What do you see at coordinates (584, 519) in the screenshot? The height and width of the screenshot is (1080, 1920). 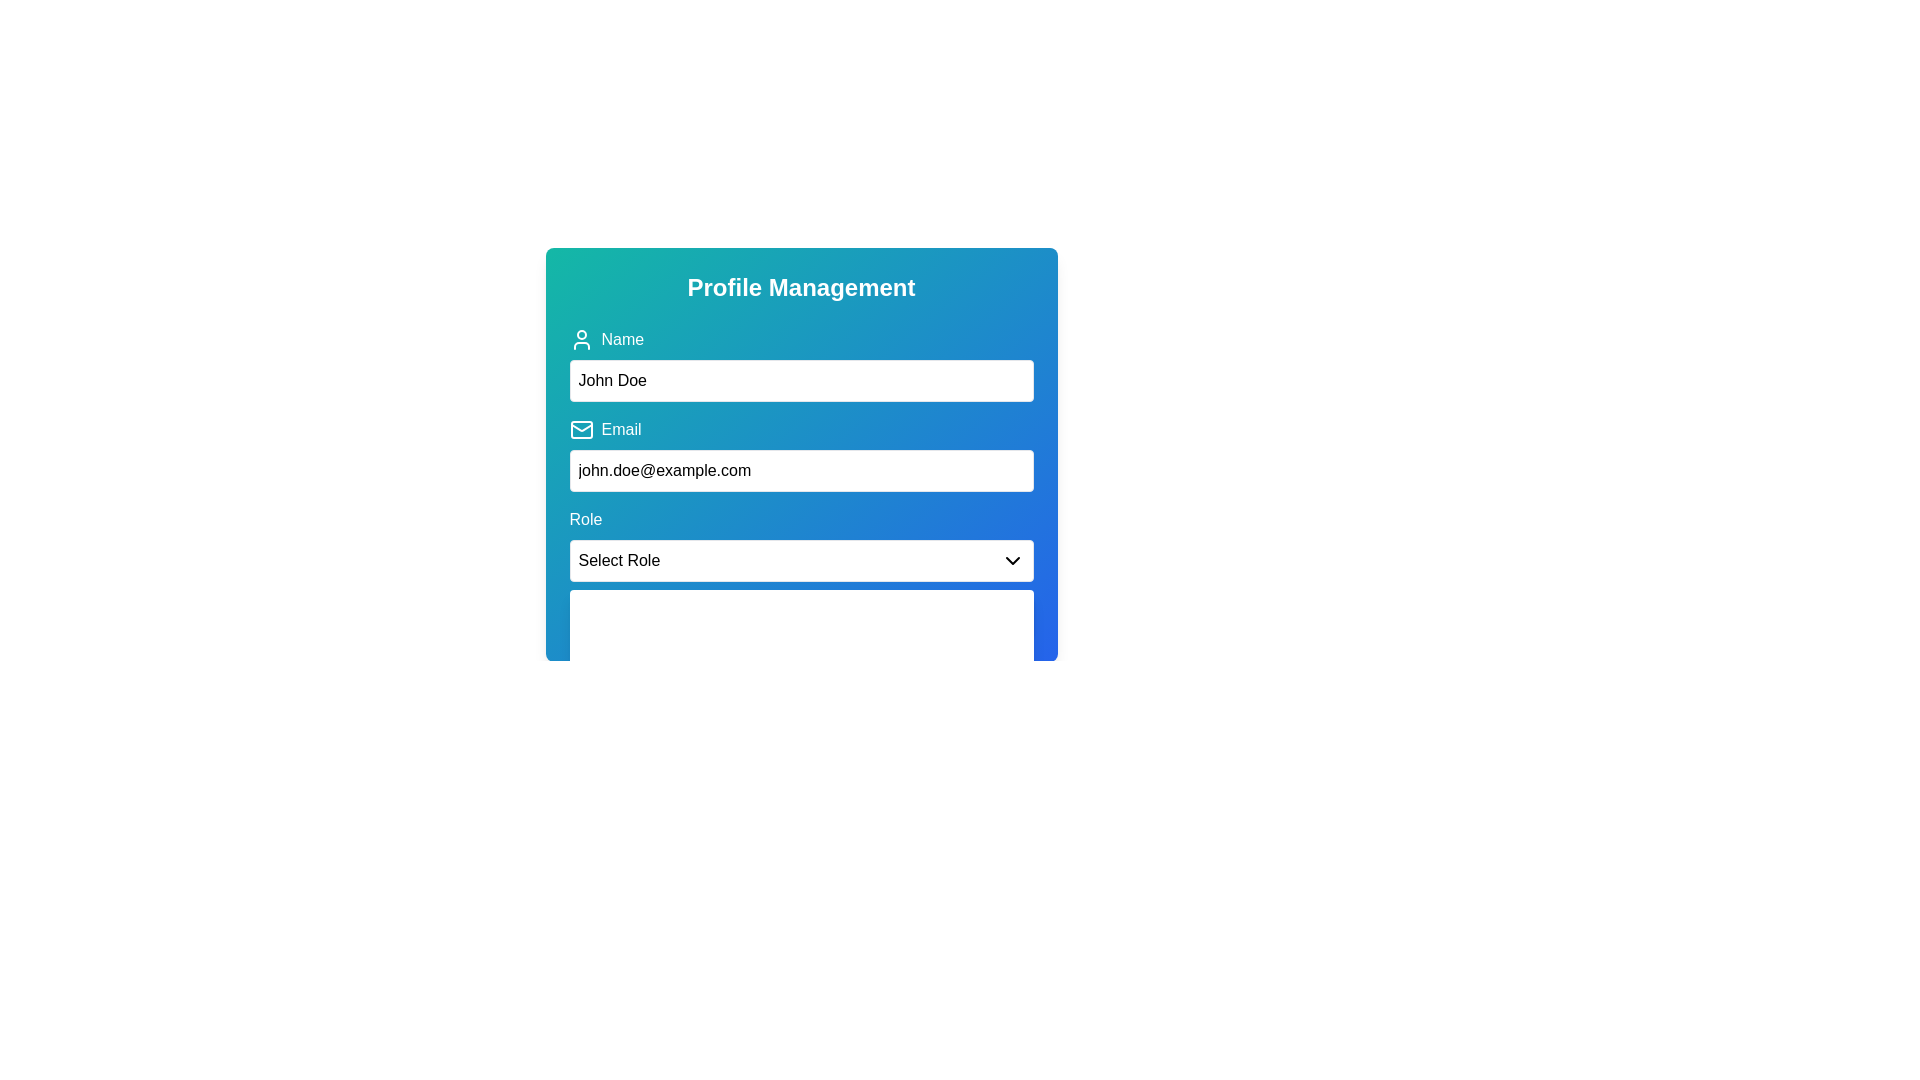 I see `the Text label that describes the purpose of the adjacent dropdown menu for selecting a 'Role.' This label is positioned slightly below the center of the form section, above the 'Select Role' dropdown, and aligns with other labels such as 'Name' and 'Email.'` at bounding box center [584, 519].